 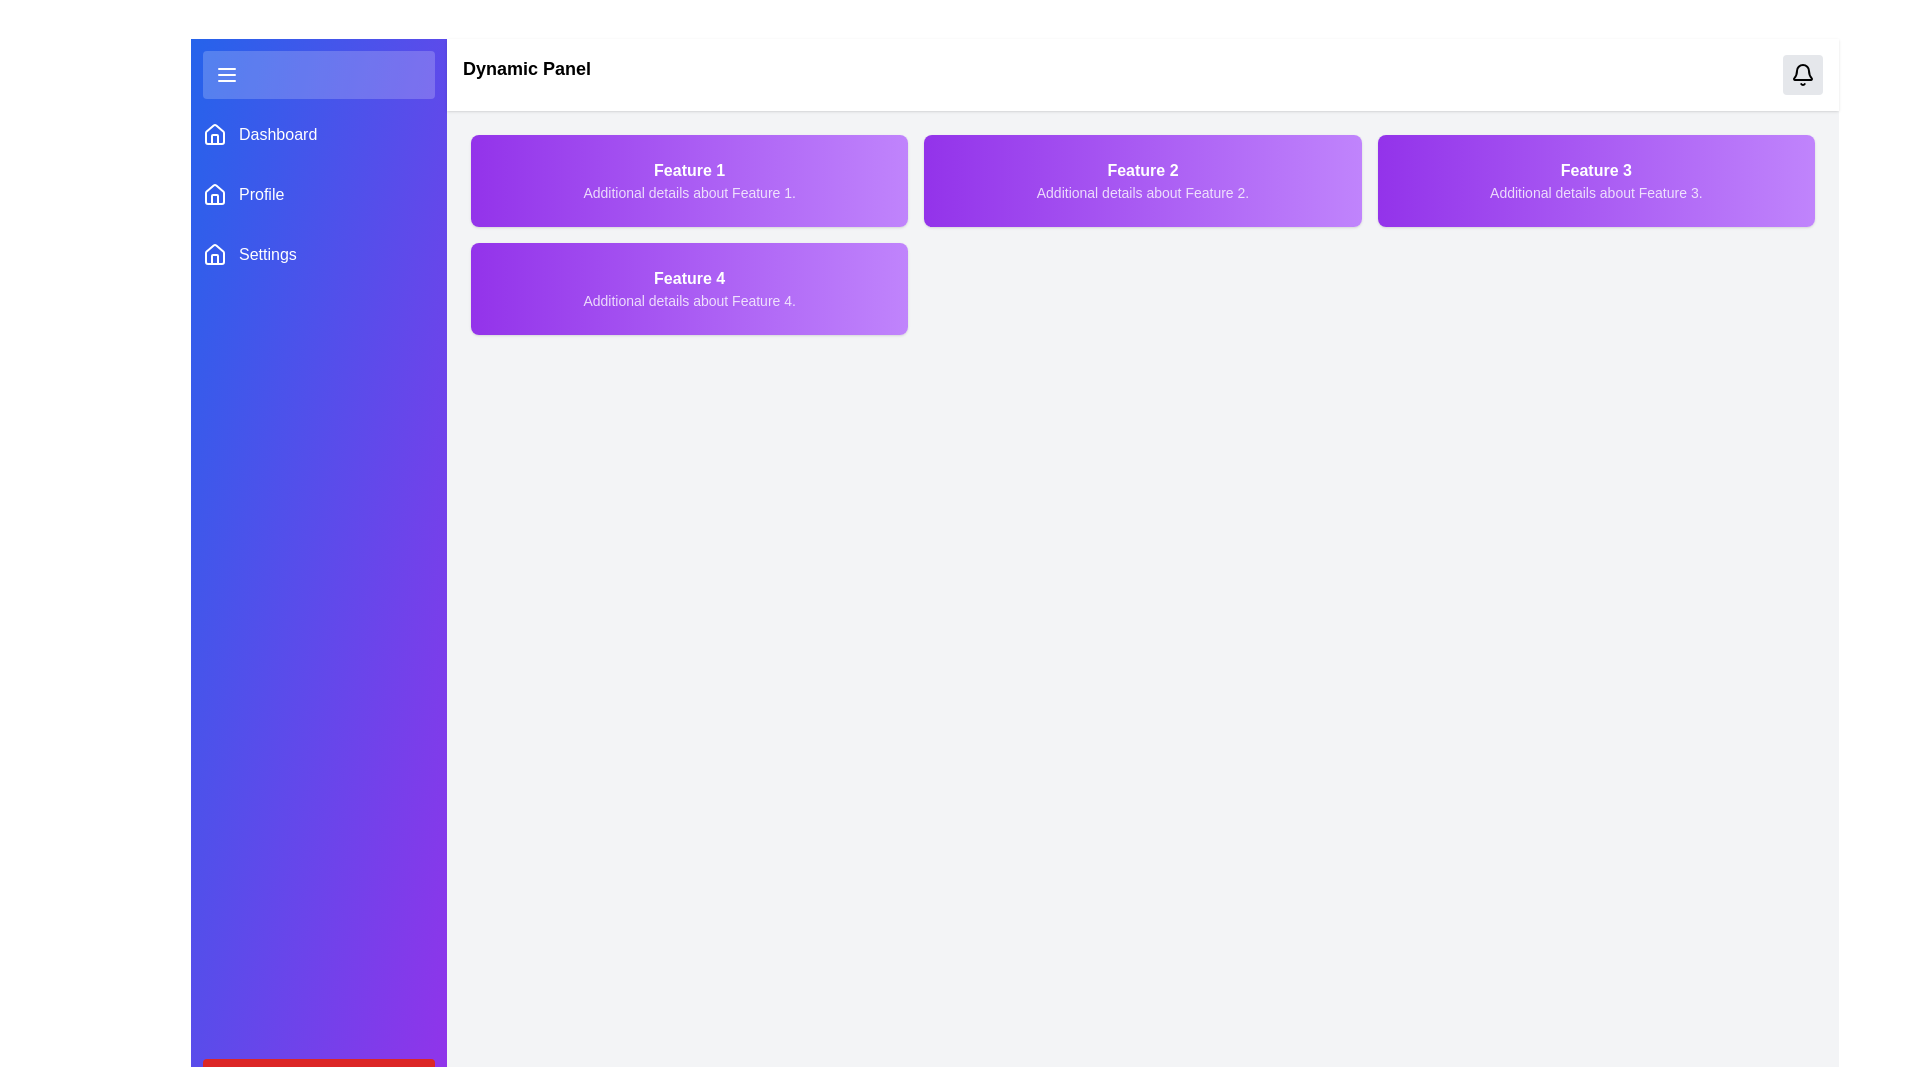 I want to click on text label that serves as the title for the third card in the top row of the grid layout, located in the main content area to the right of the sidebar, so click(x=1595, y=169).